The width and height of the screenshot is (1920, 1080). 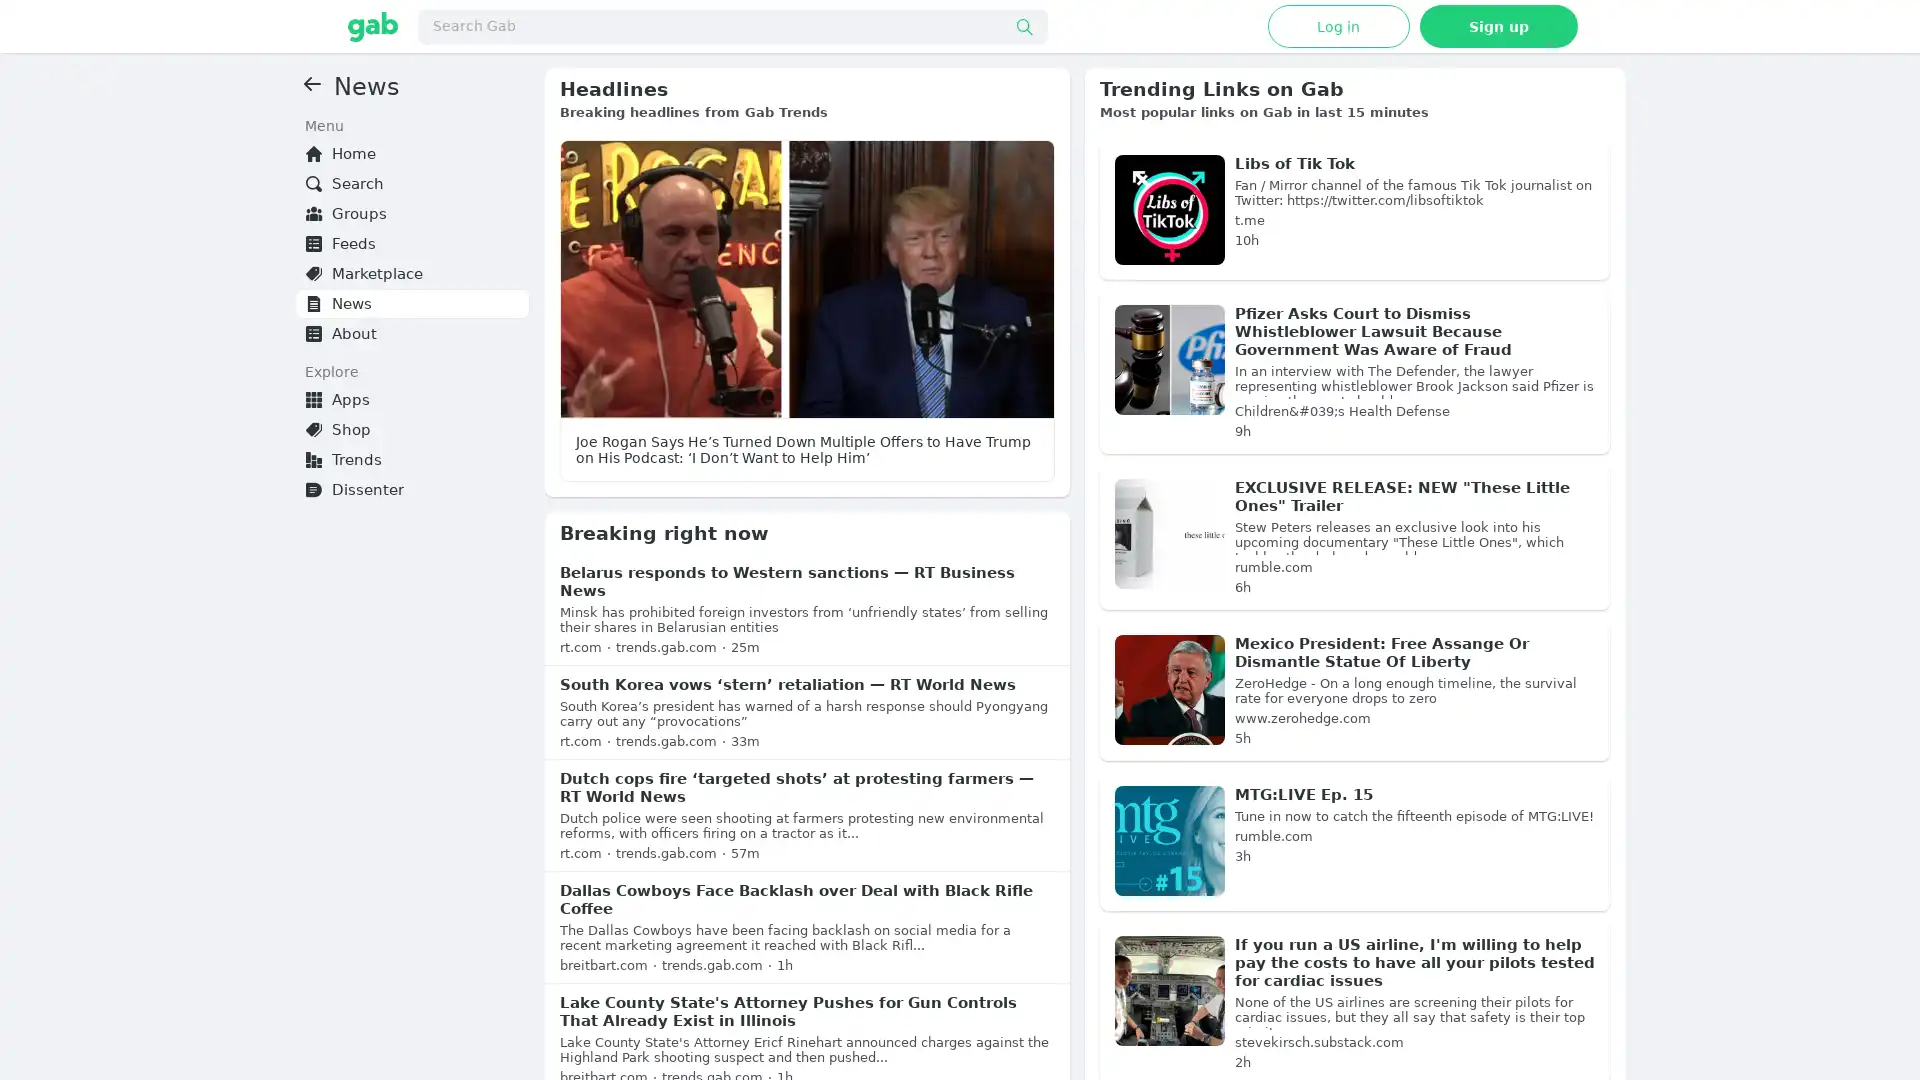 What do you see at coordinates (1354, 392) in the screenshot?
I see `Sponsored: Powerful (Victorious) Christian Teaching for Pastors and Churches - "All the Bible for all of life" materials for pastoral education, staff training and adult curriculum. Our content is created from a victorious Pentecostal worldview. We provide pastors access to the highest quality resources from experienced pastors and gifted teachers from Christian universities, seminaries and Bible schools. Much material is available with a free membership, while a paid membership provides full-access to a large and growing library of teaching videos and newsletters.` at bounding box center [1354, 392].